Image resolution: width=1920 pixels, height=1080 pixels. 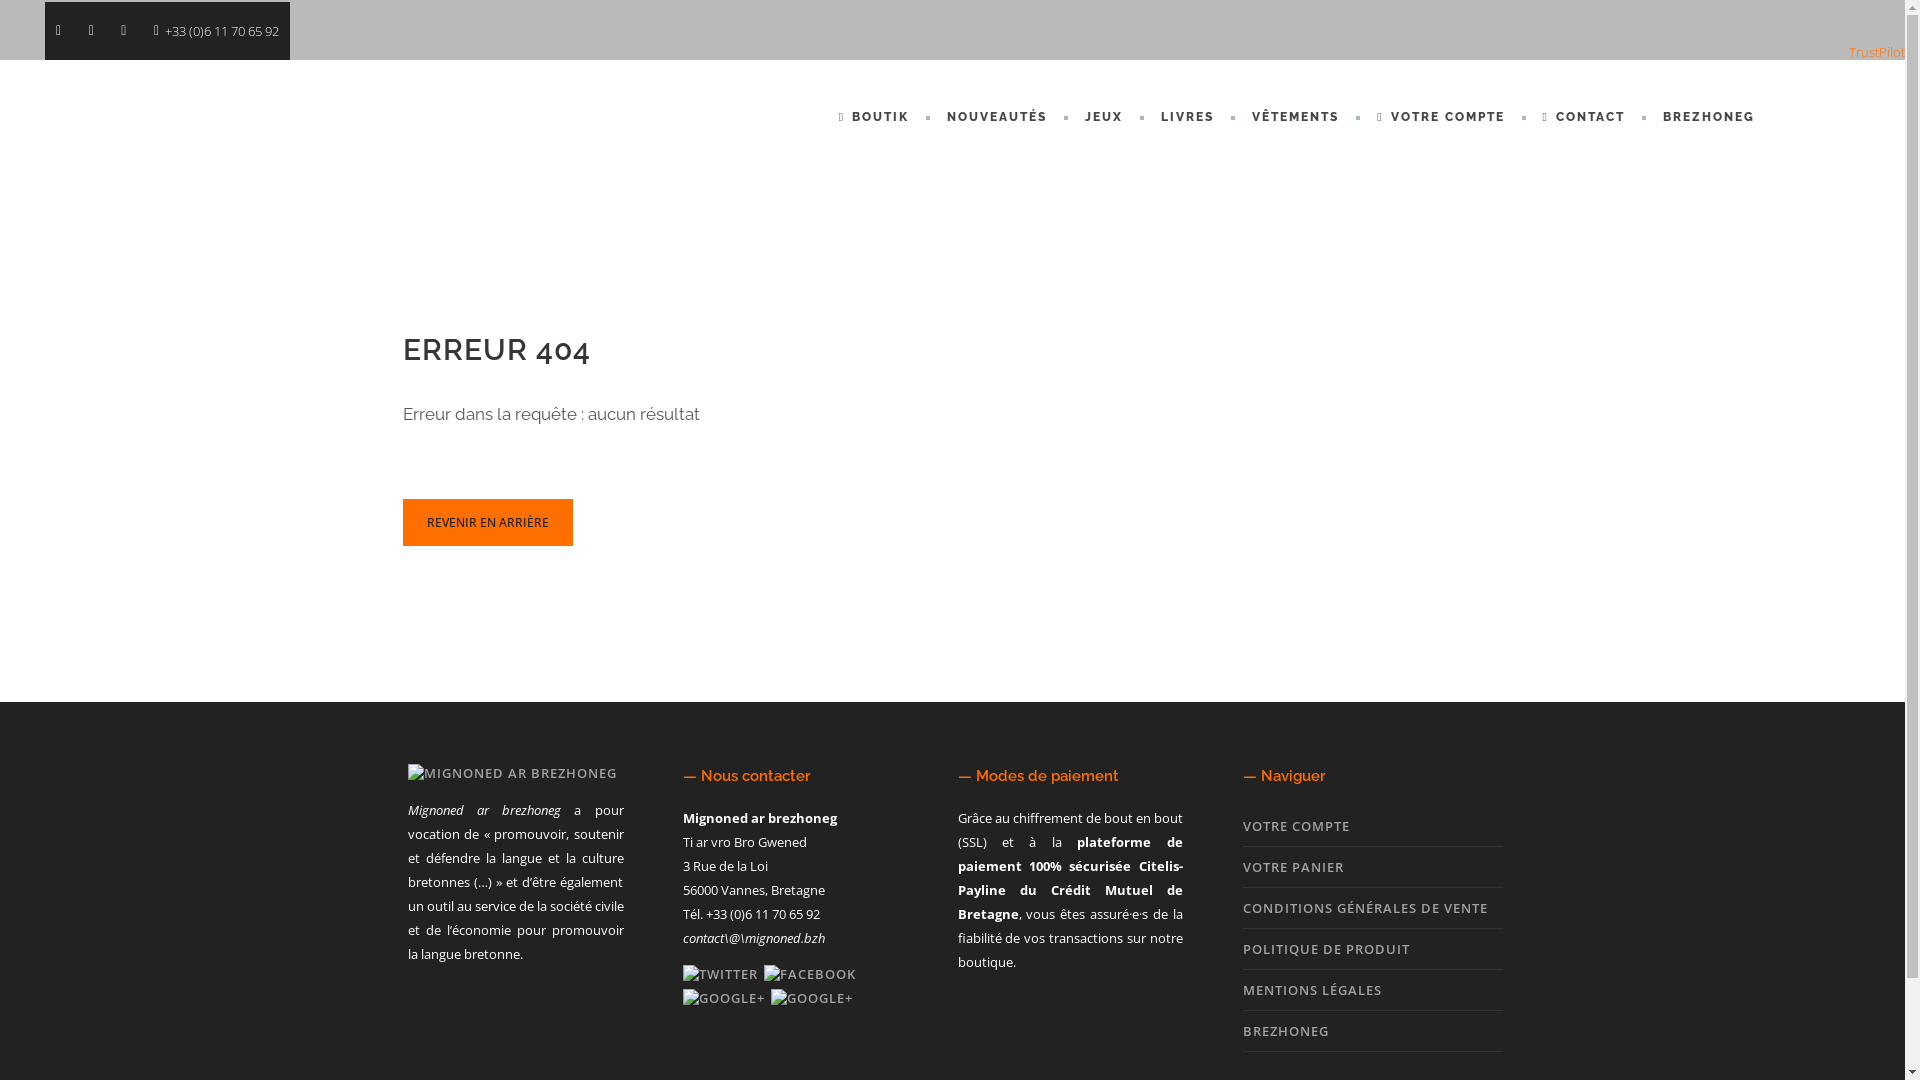 I want to click on 'LIVRES', so click(x=1142, y=117).